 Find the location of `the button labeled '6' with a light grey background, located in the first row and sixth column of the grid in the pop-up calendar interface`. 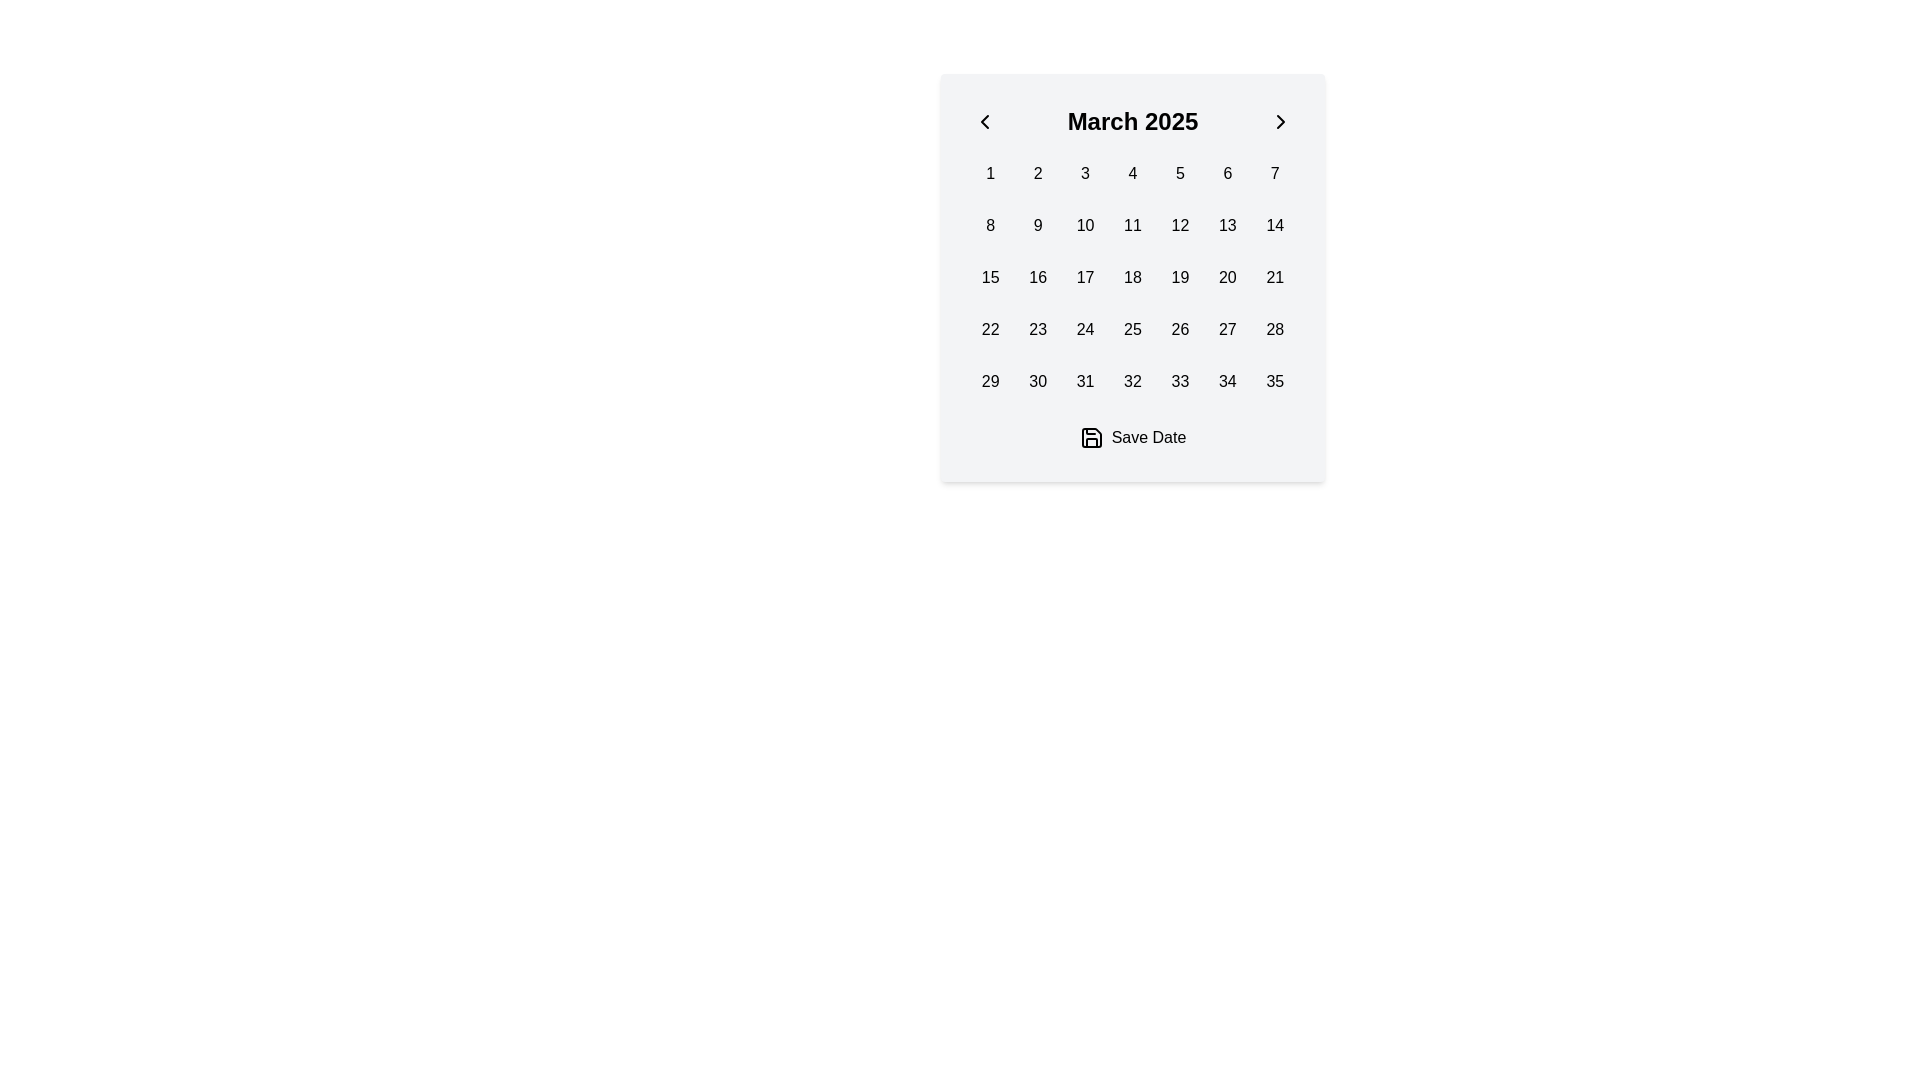

the button labeled '6' with a light grey background, located in the first row and sixth column of the grid in the pop-up calendar interface is located at coordinates (1226, 172).